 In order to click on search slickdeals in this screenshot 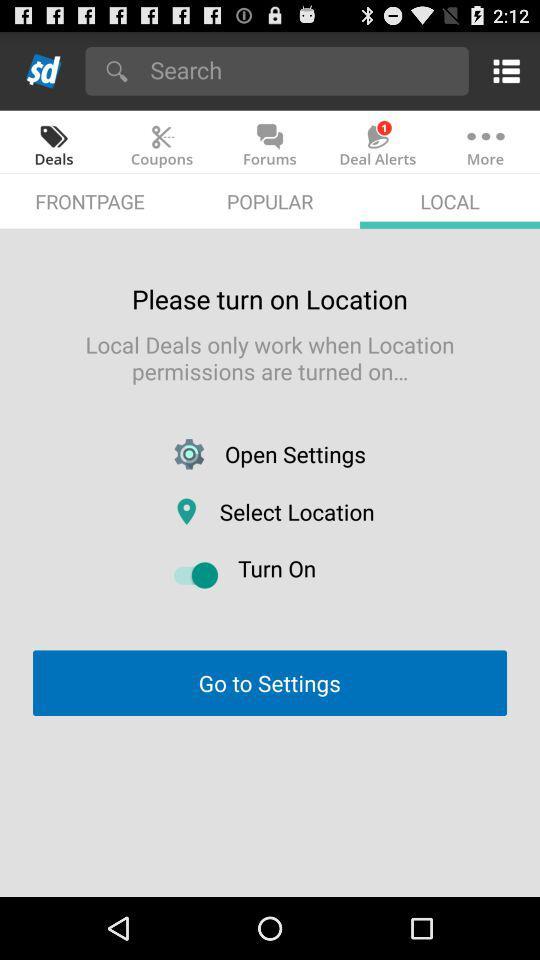, I will do `click(302, 69)`.